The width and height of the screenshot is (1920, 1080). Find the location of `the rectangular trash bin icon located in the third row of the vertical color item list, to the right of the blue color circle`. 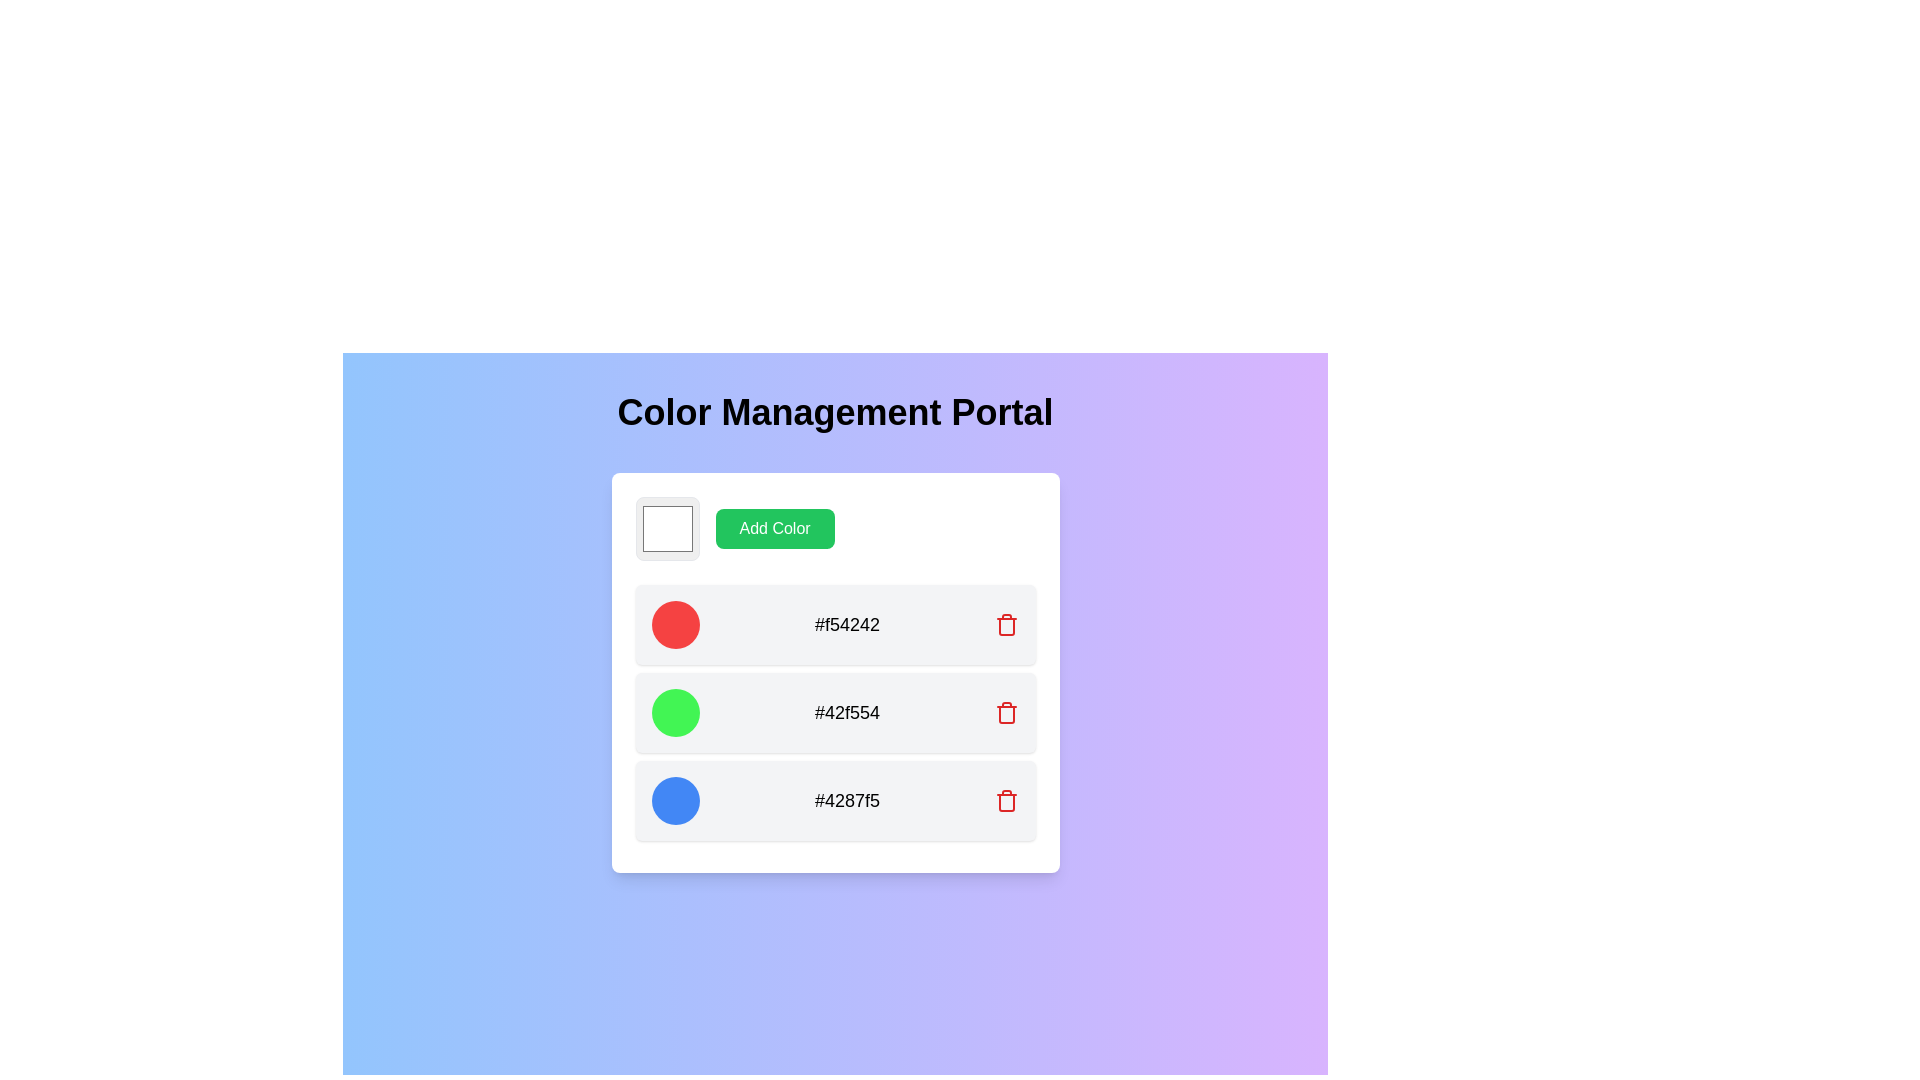

the rectangular trash bin icon located in the third row of the vertical color item list, to the right of the blue color circle is located at coordinates (1007, 713).